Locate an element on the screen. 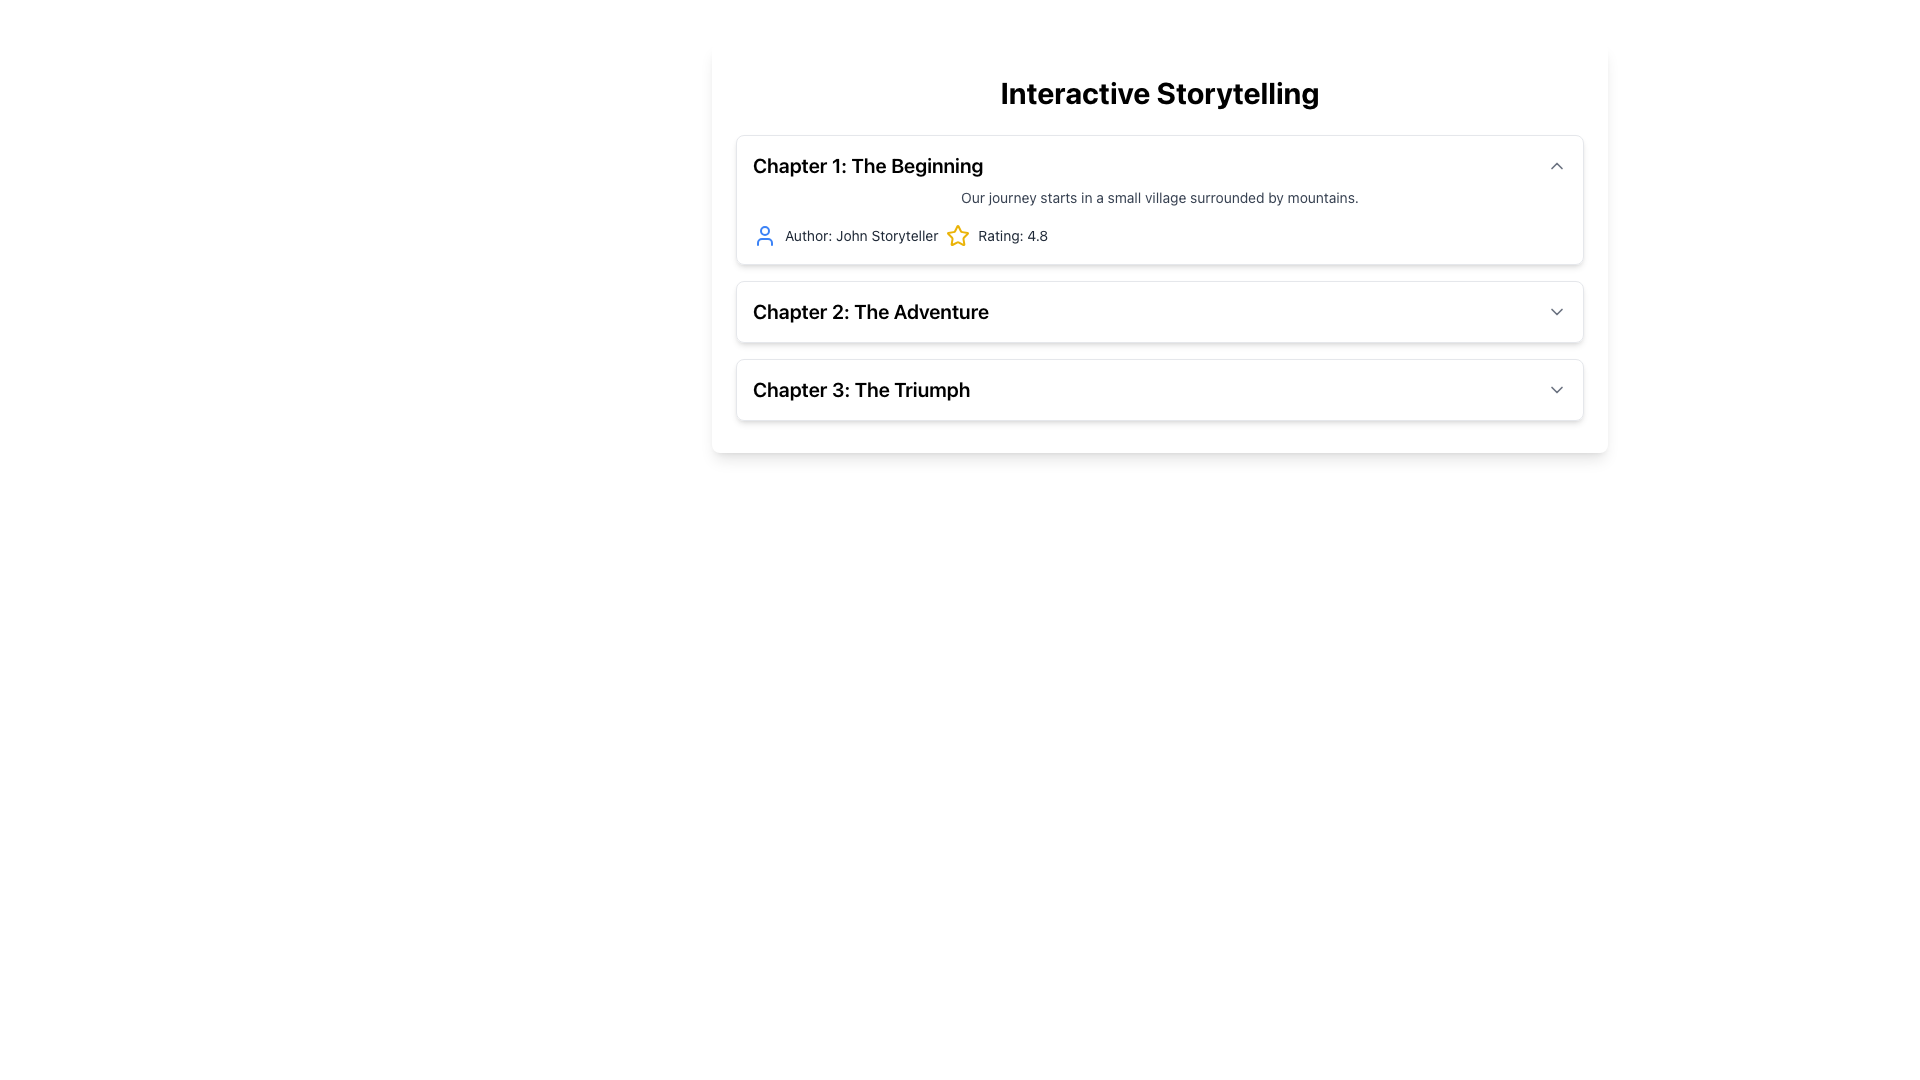 This screenshot has width=1920, height=1080. the rating icon located to the left of the text 'Rating: 4.8', directly under 'Chapter 1: The Beginning', and horizontally aligned with 'Author: John Storyteller' is located at coordinates (957, 234).